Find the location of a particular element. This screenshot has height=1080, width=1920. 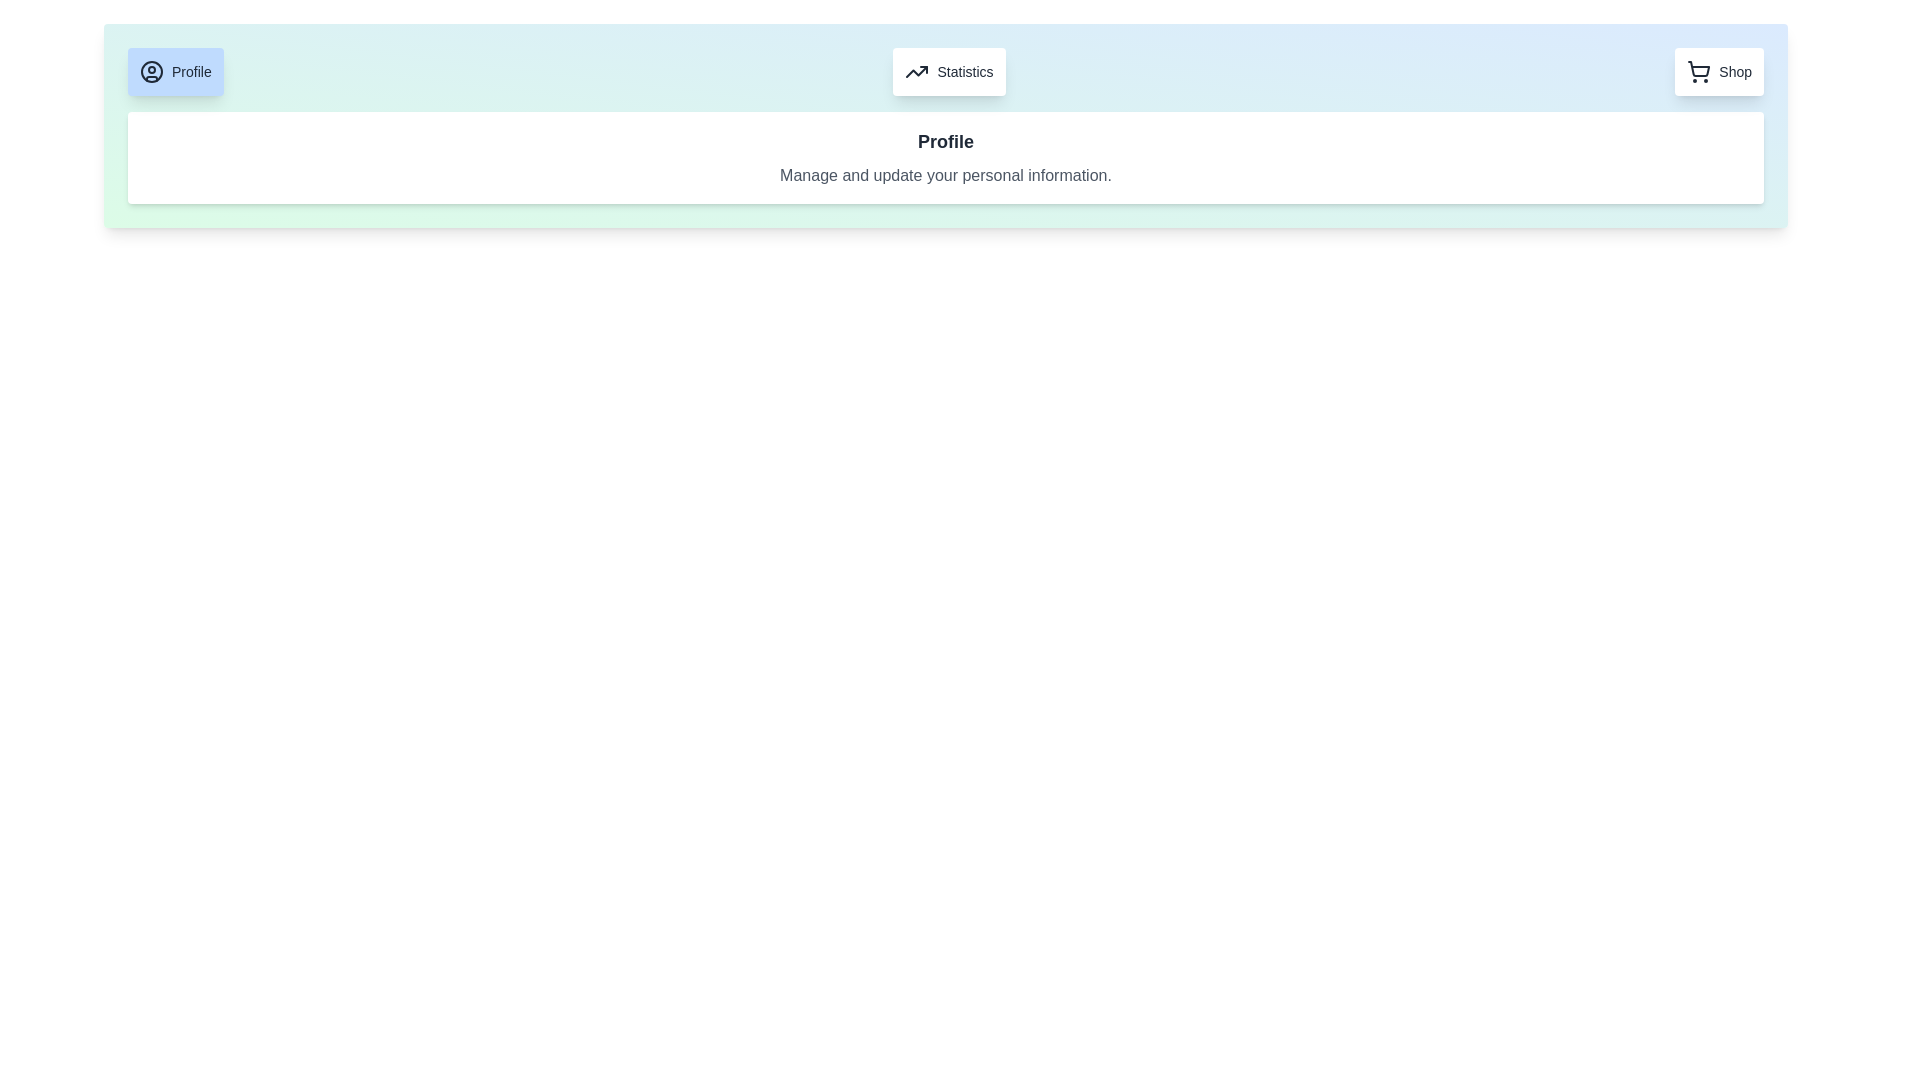

the line chart icon representing the 'Statistics' section is located at coordinates (916, 71).